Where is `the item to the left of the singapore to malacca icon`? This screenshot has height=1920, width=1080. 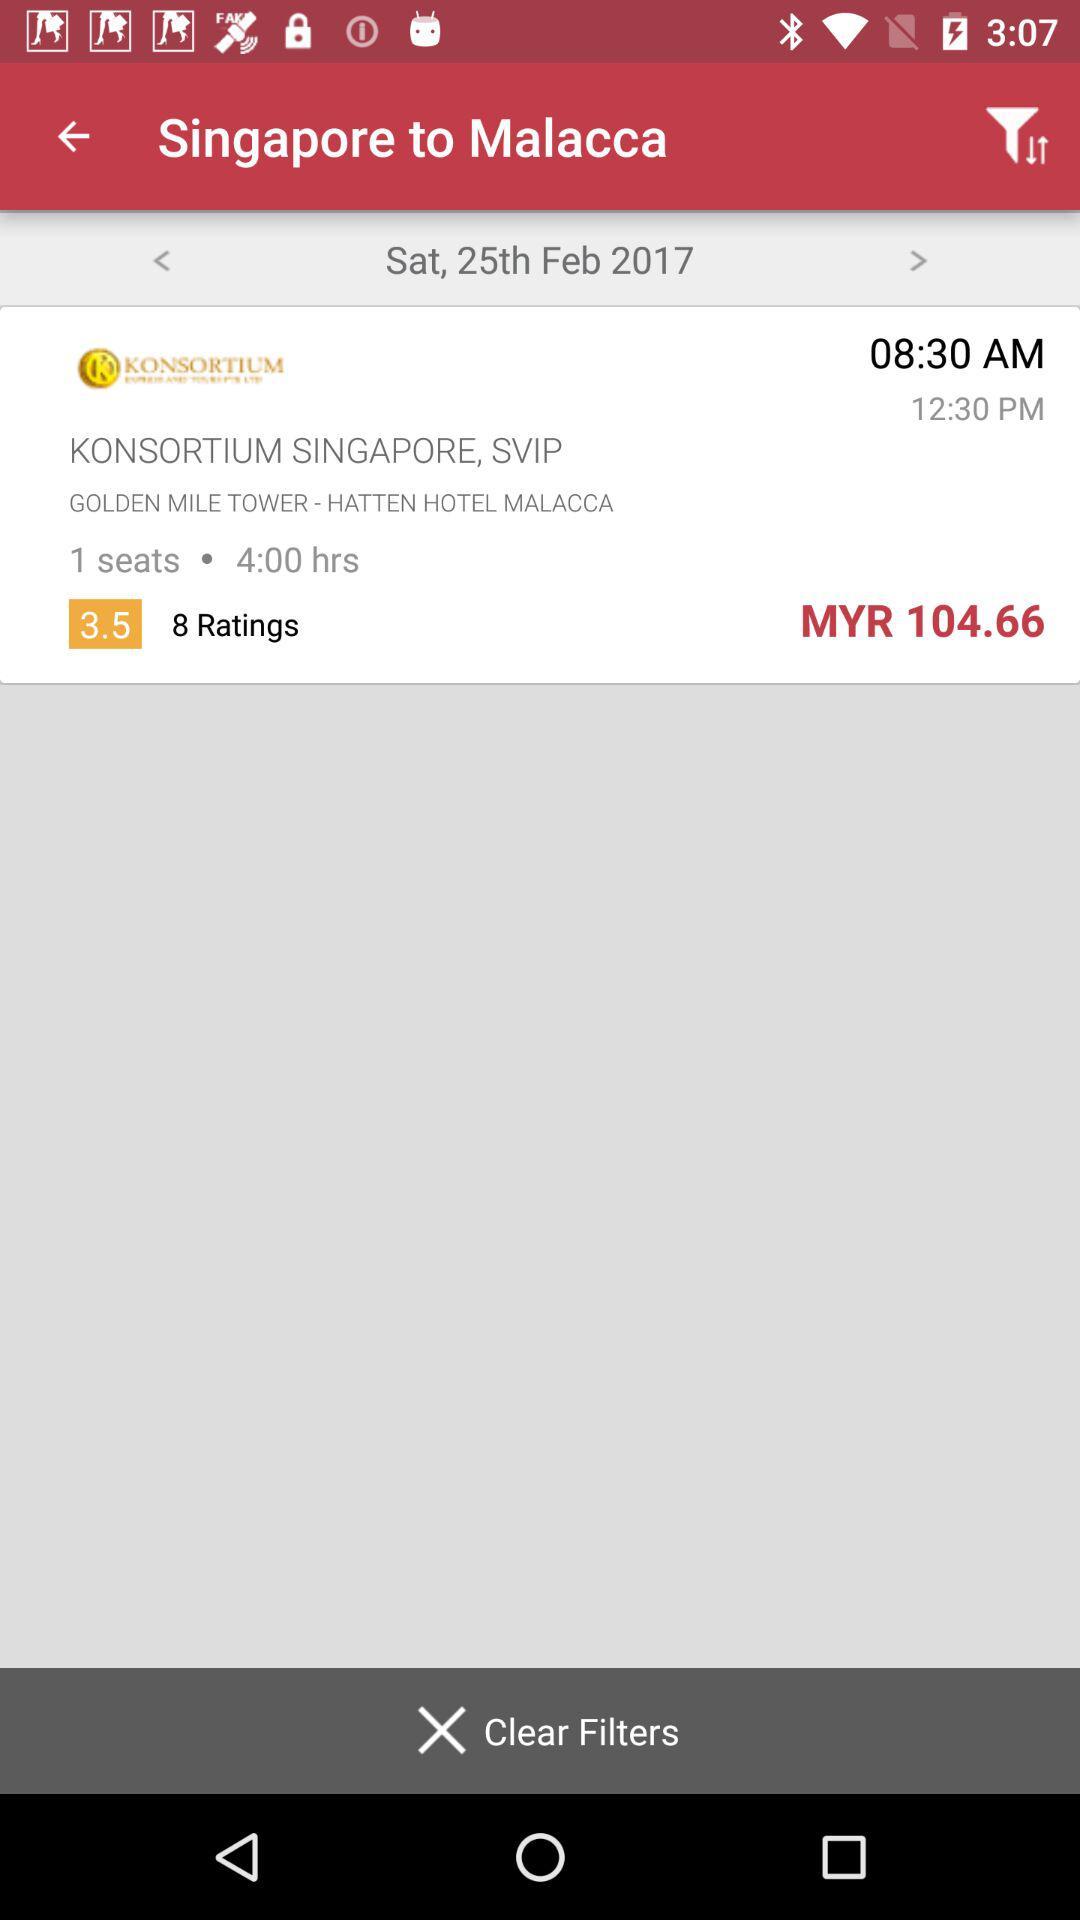
the item to the left of the singapore to malacca icon is located at coordinates (72, 135).